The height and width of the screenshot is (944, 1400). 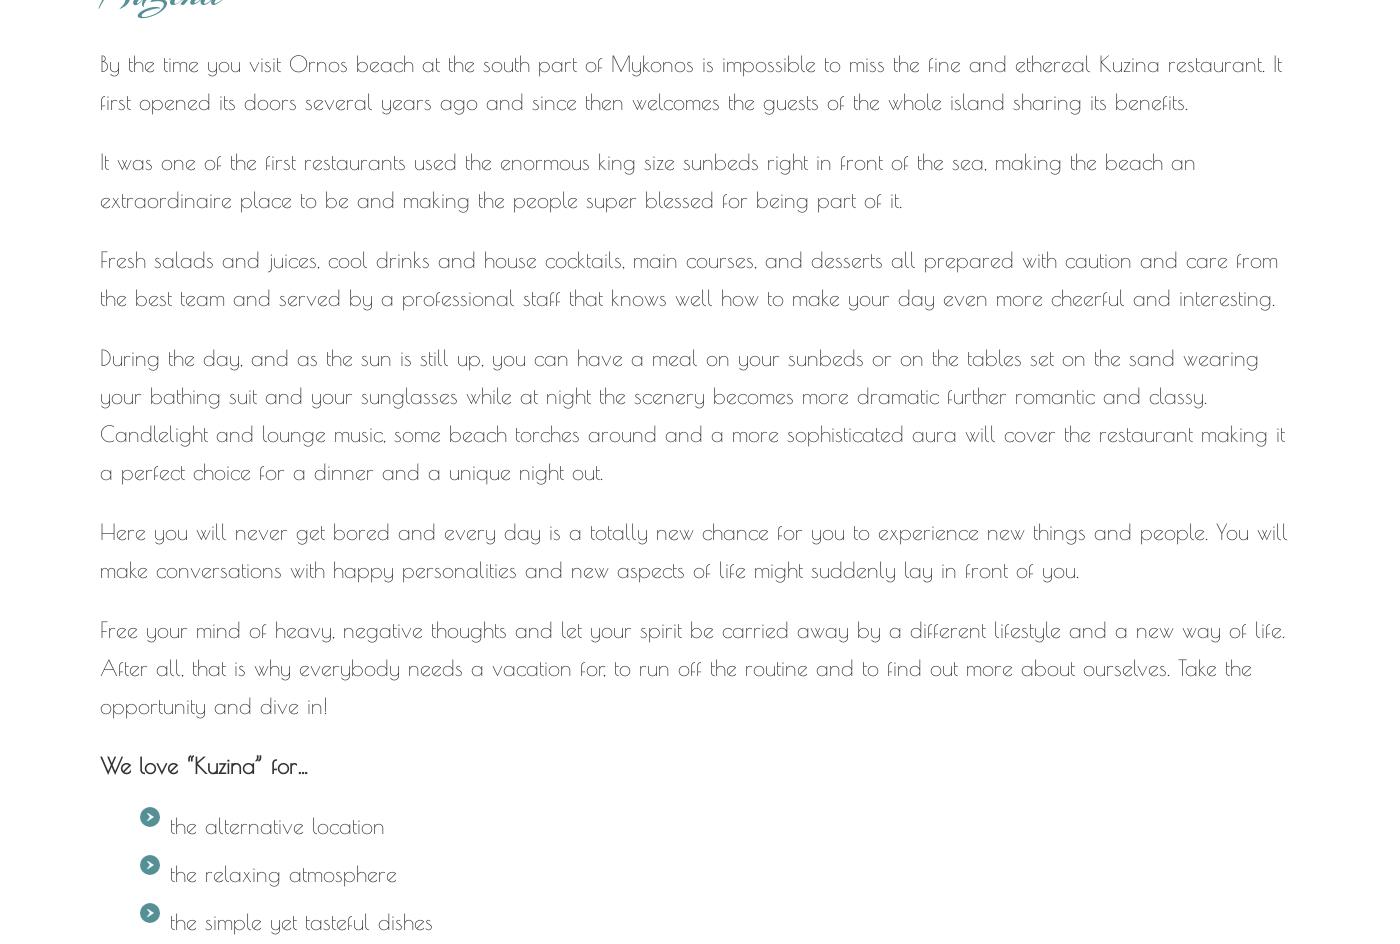 I want to click on 'the relaxing atmosphere', so click(x=283, y=873).